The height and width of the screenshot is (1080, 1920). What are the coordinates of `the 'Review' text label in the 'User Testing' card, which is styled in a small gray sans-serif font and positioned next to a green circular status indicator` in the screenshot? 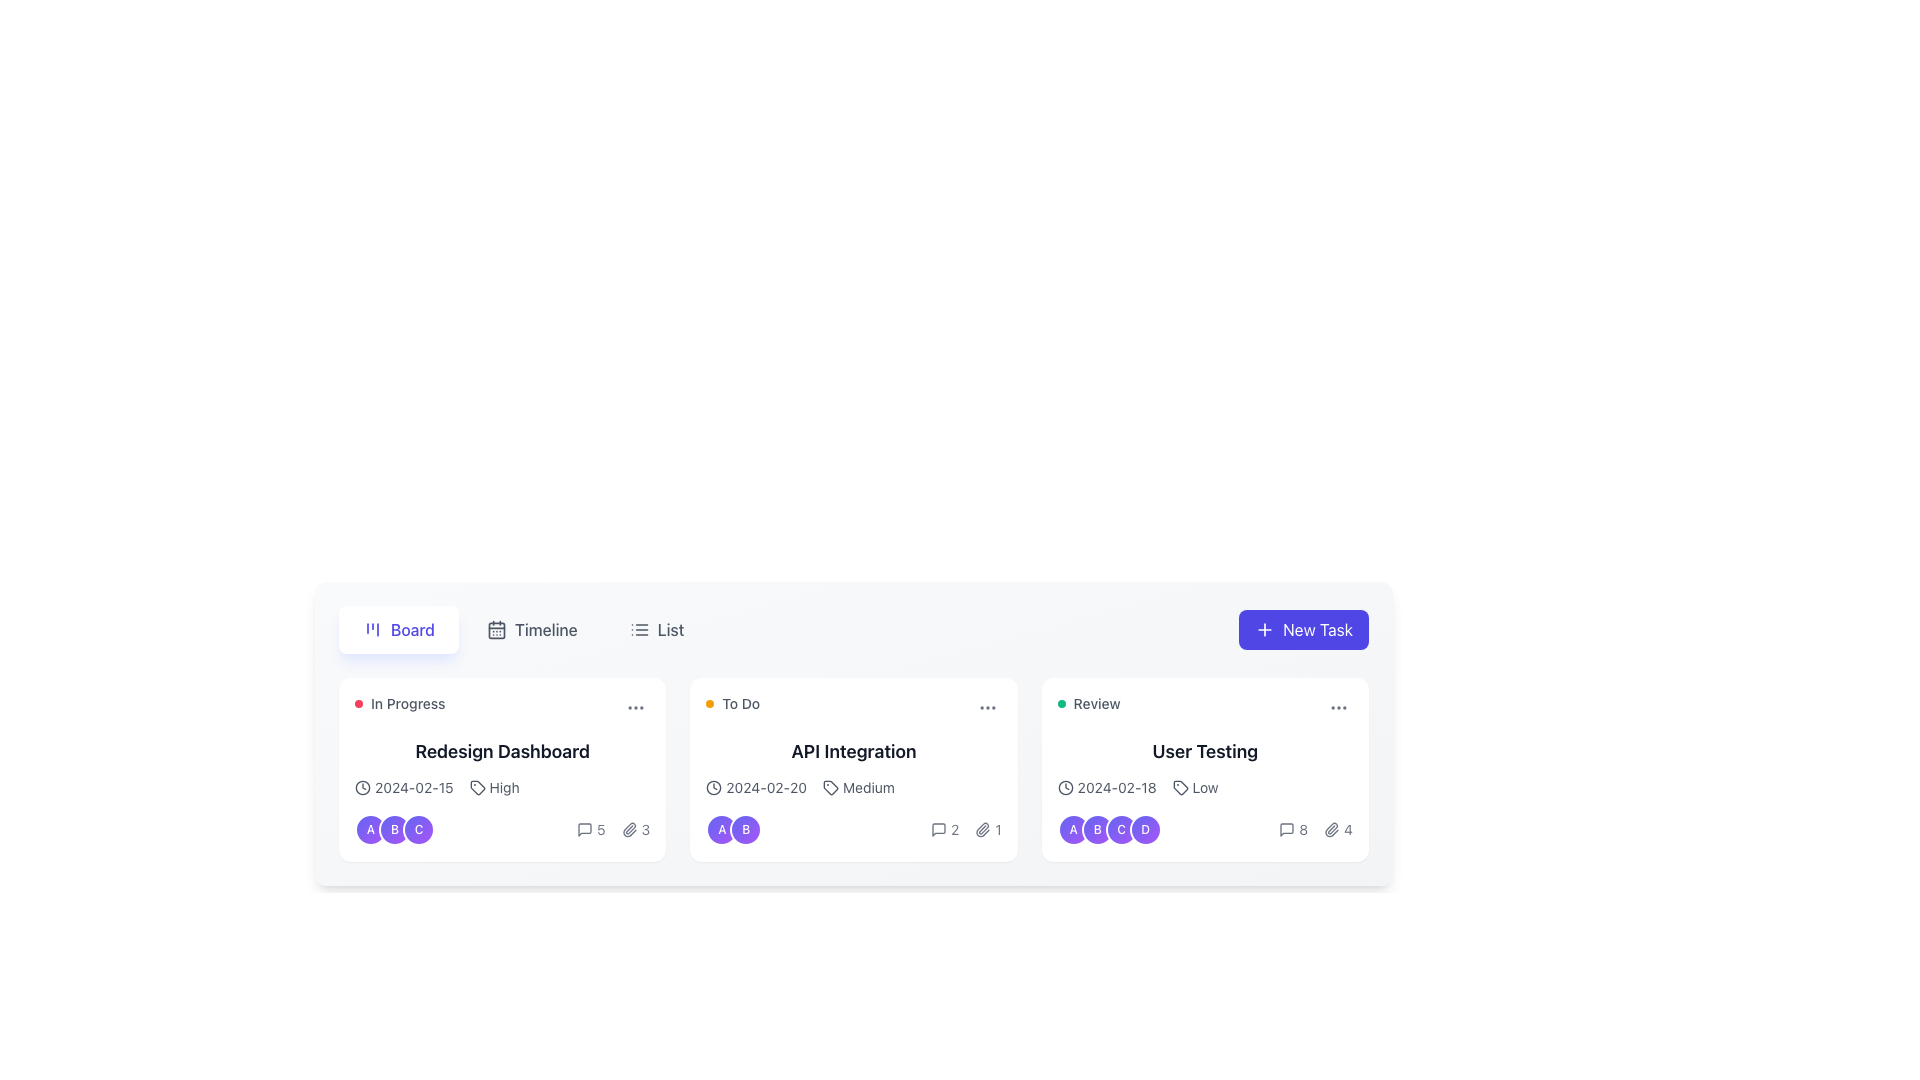 It's located at (1096, 703).